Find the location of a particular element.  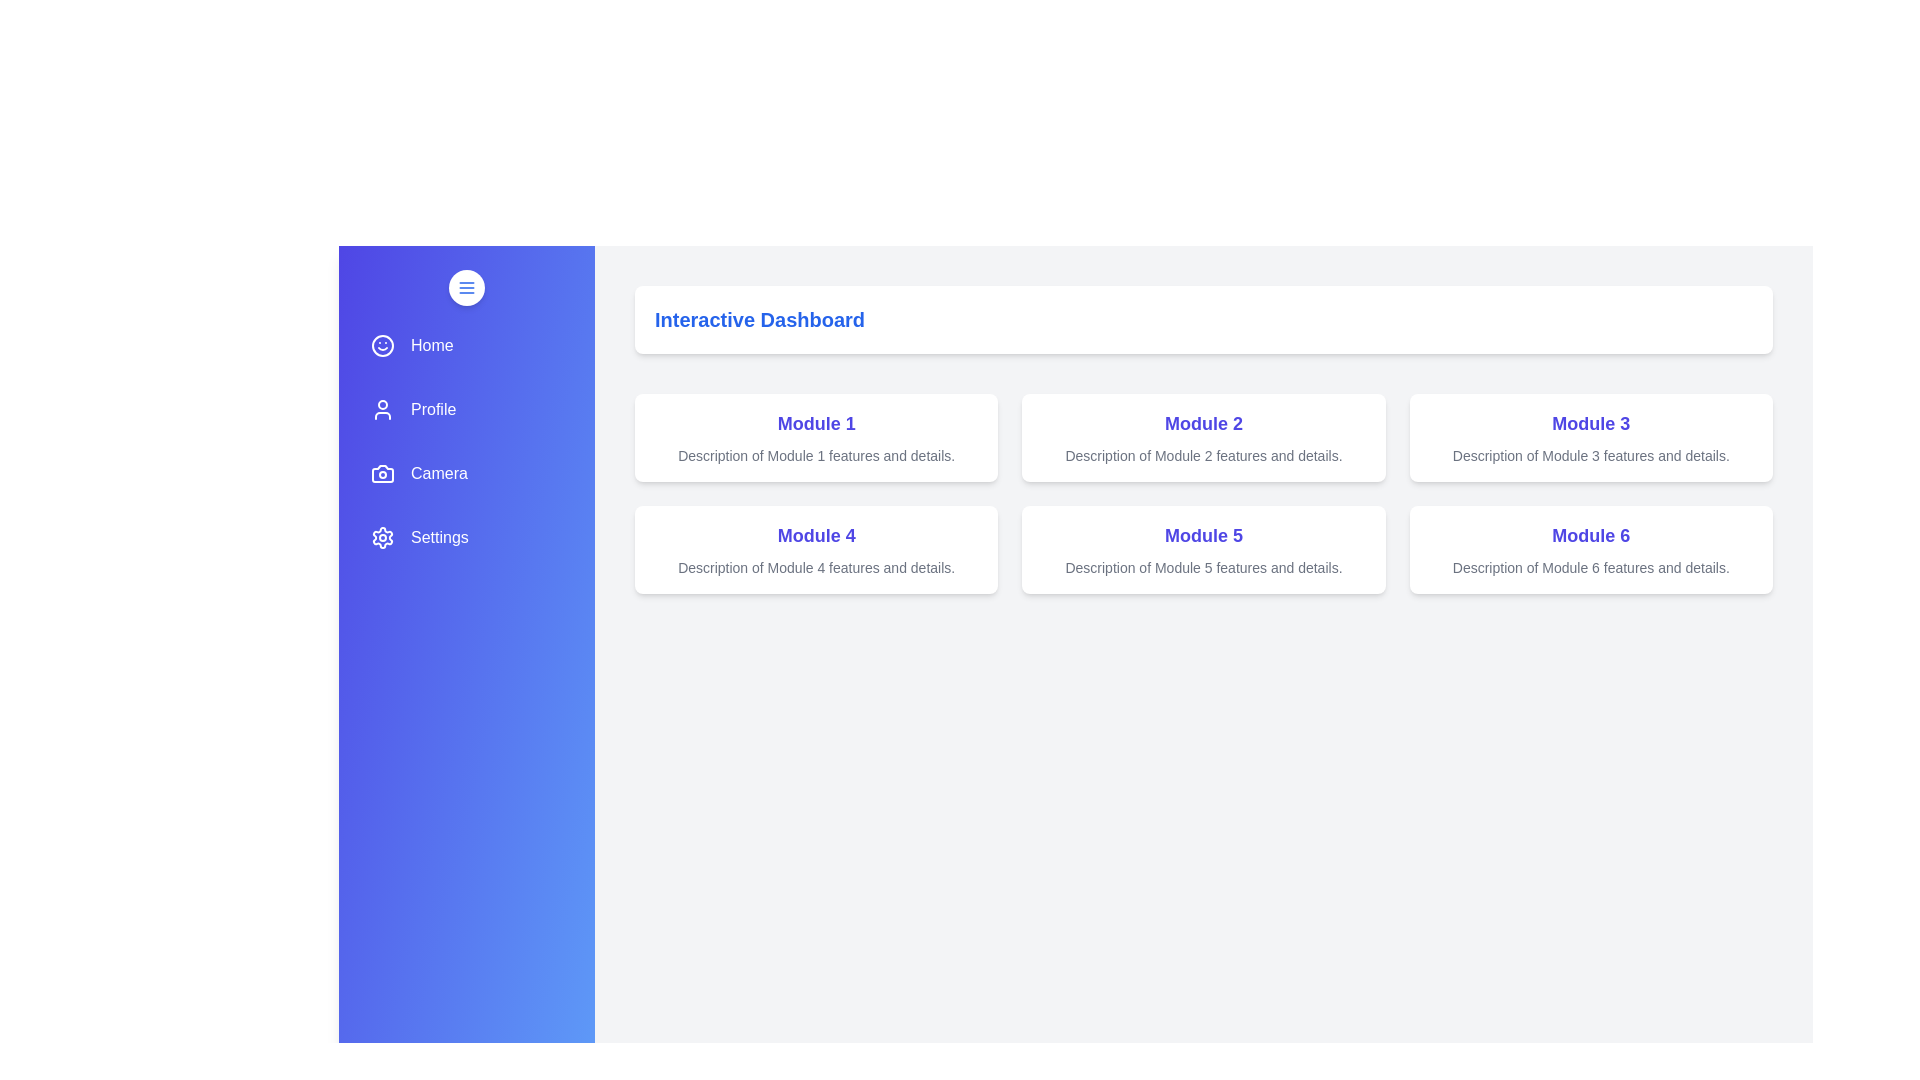

the 'Home' navigation label in the sidebar menu is located at coordinates (431, 345).